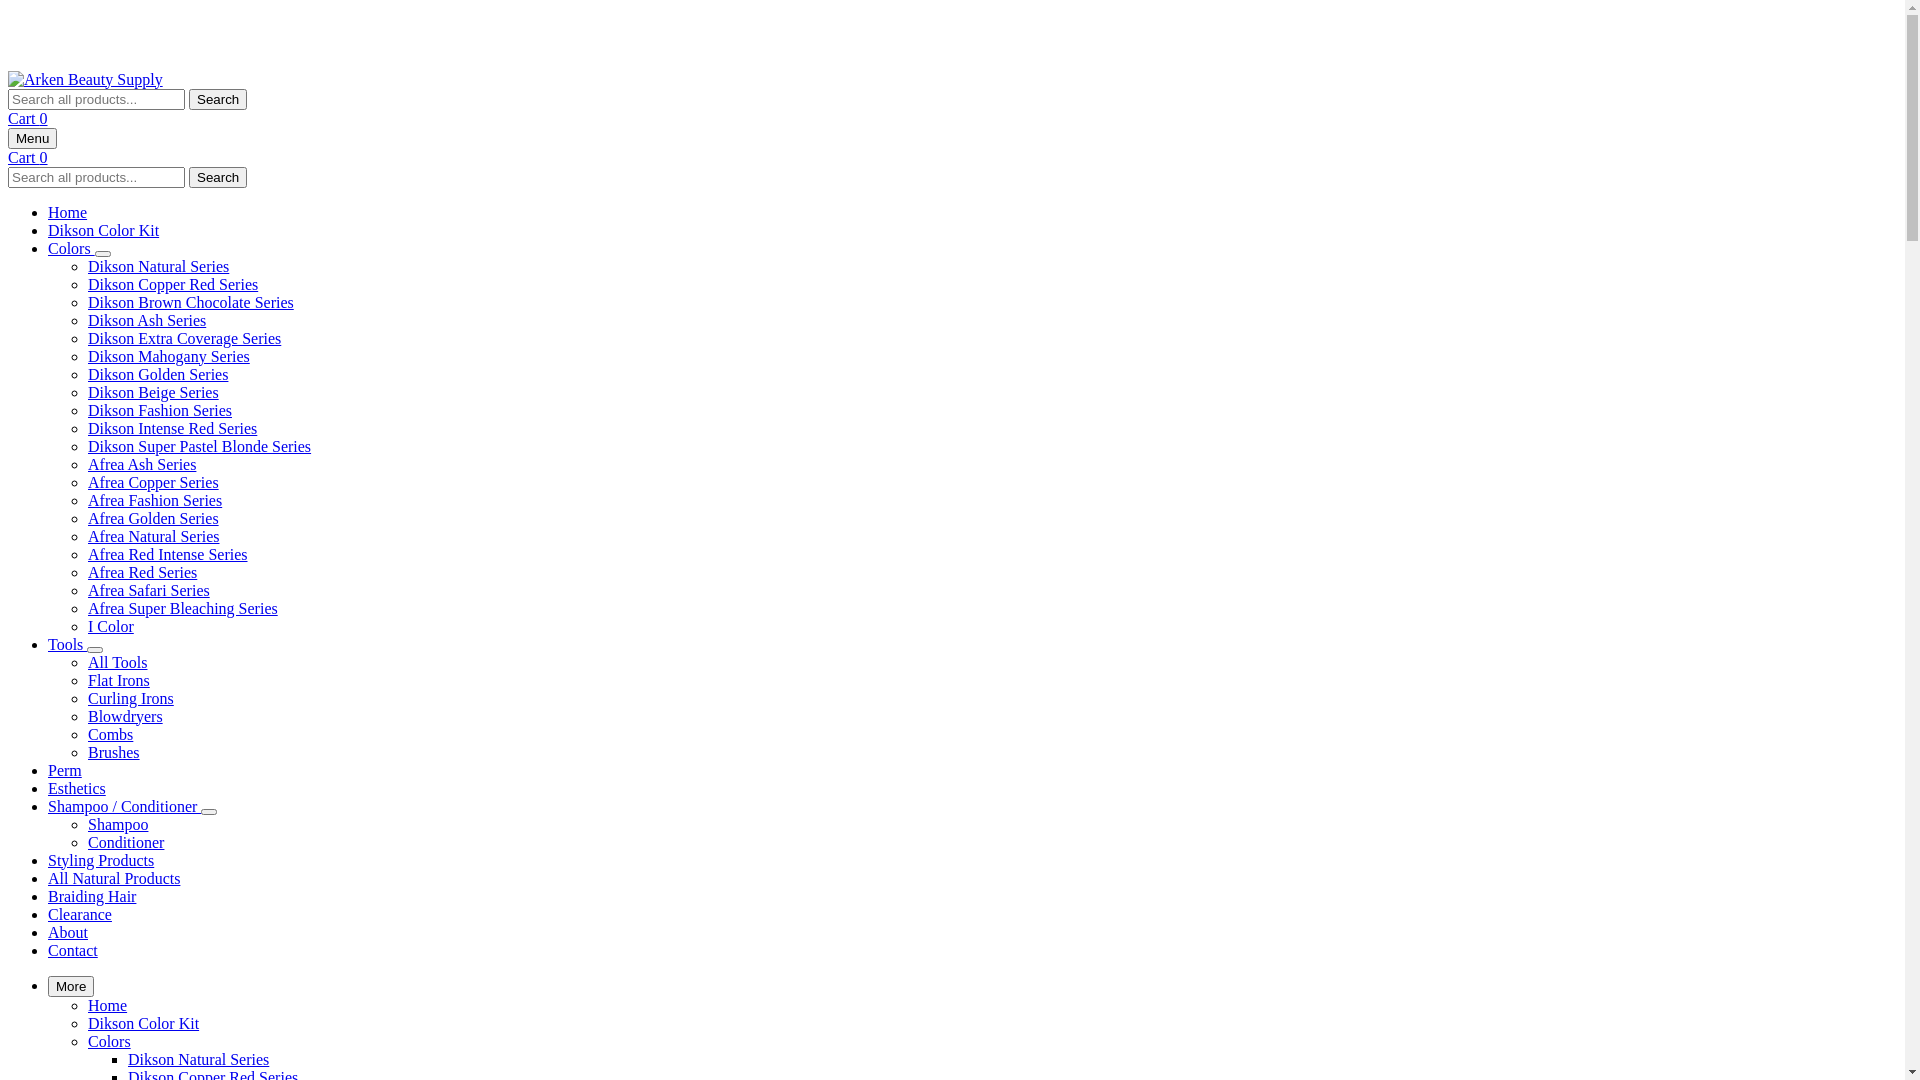  I want to click on 'Dikson Brown Chocolate Series', so click(191, 302).